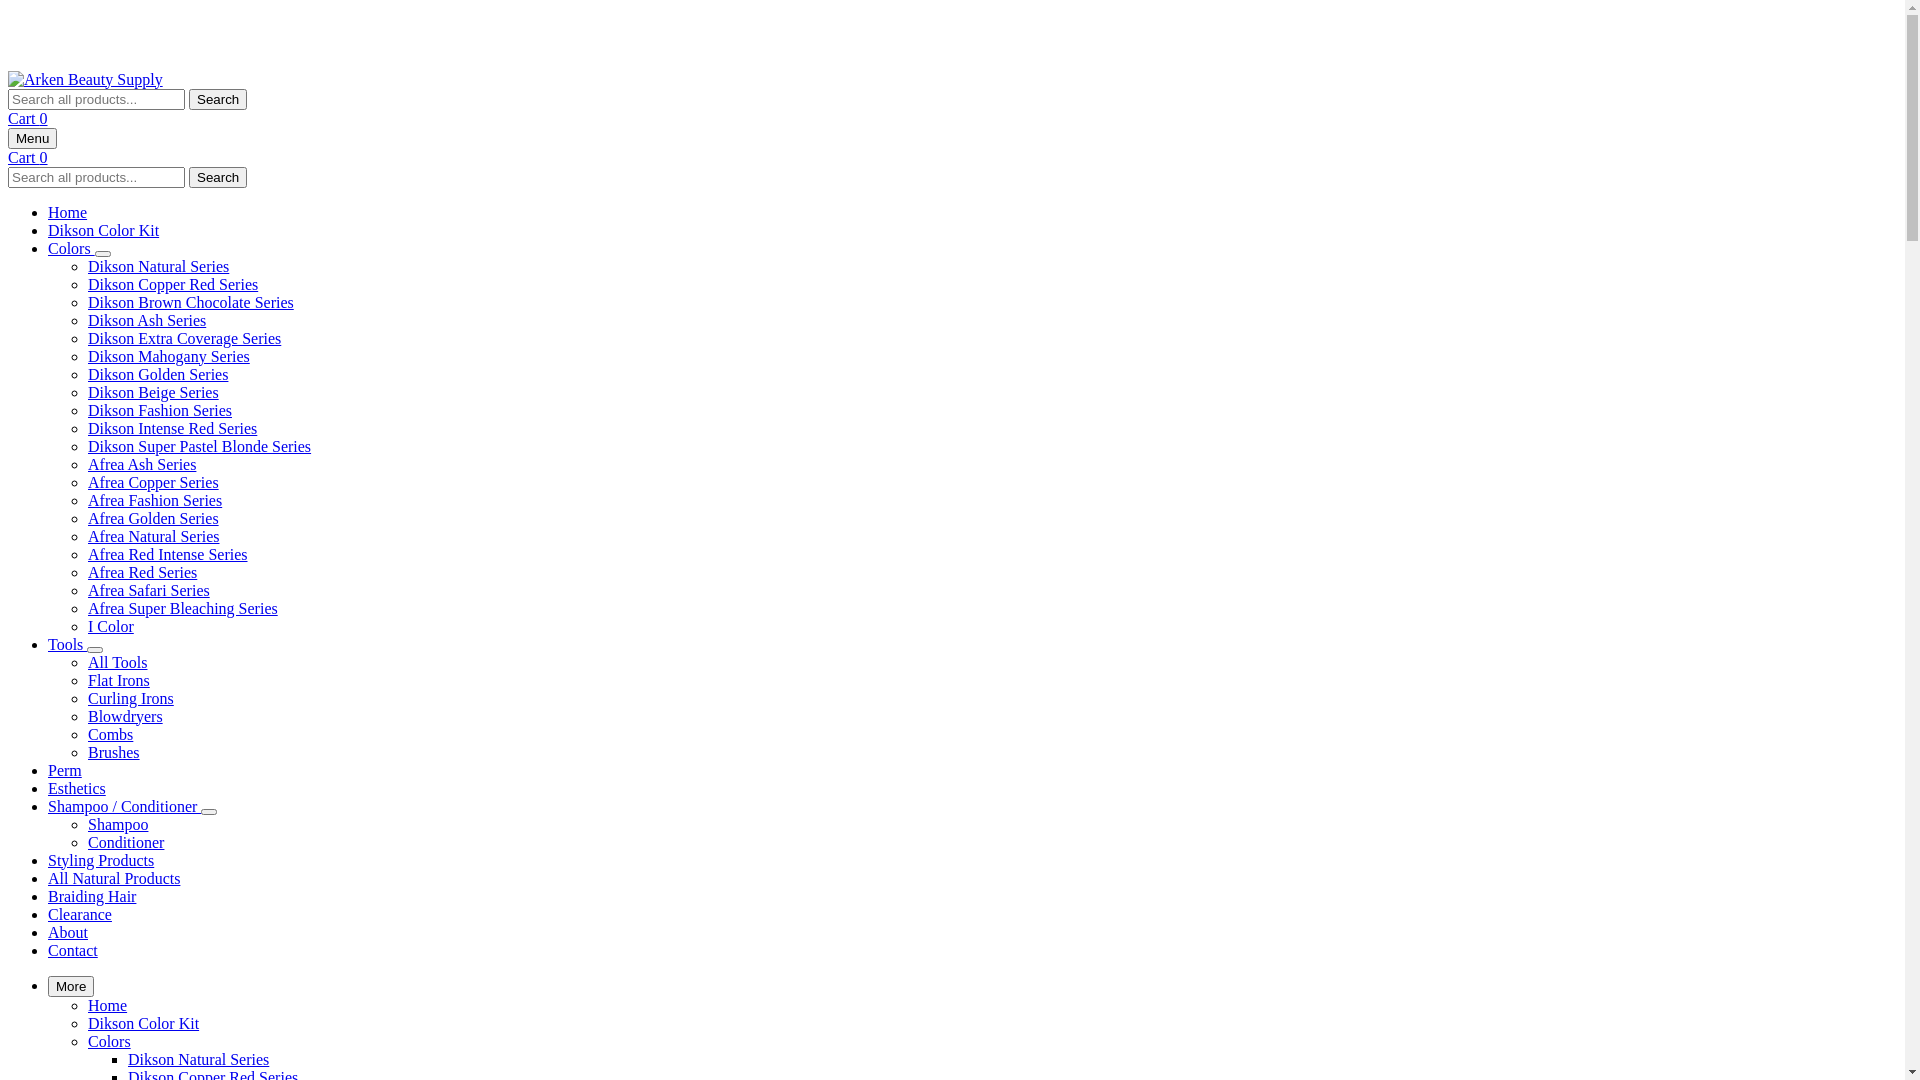  I want to click on 'Dikson Brown Chocolate Series', so click(191, 302).